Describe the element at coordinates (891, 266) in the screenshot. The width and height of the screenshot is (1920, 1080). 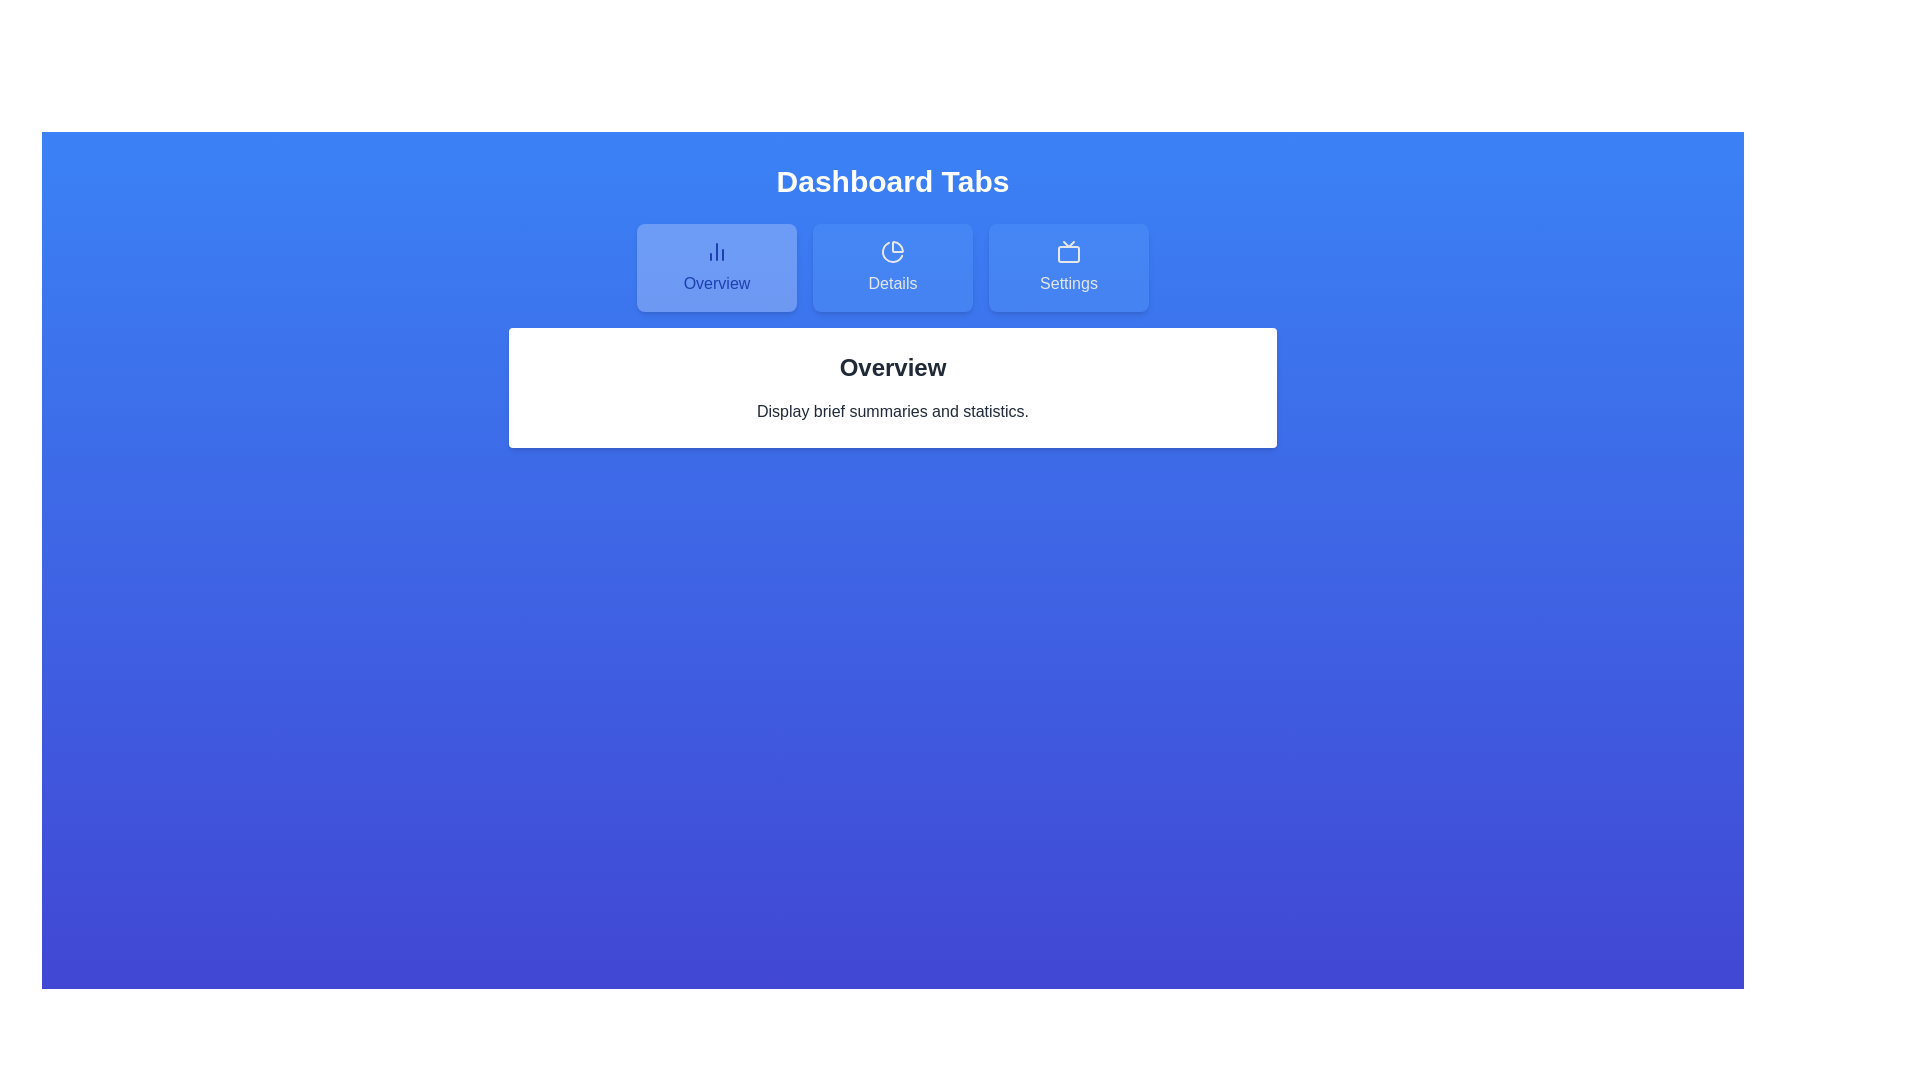
I see `the Details tab by clicking on its button` at that location.